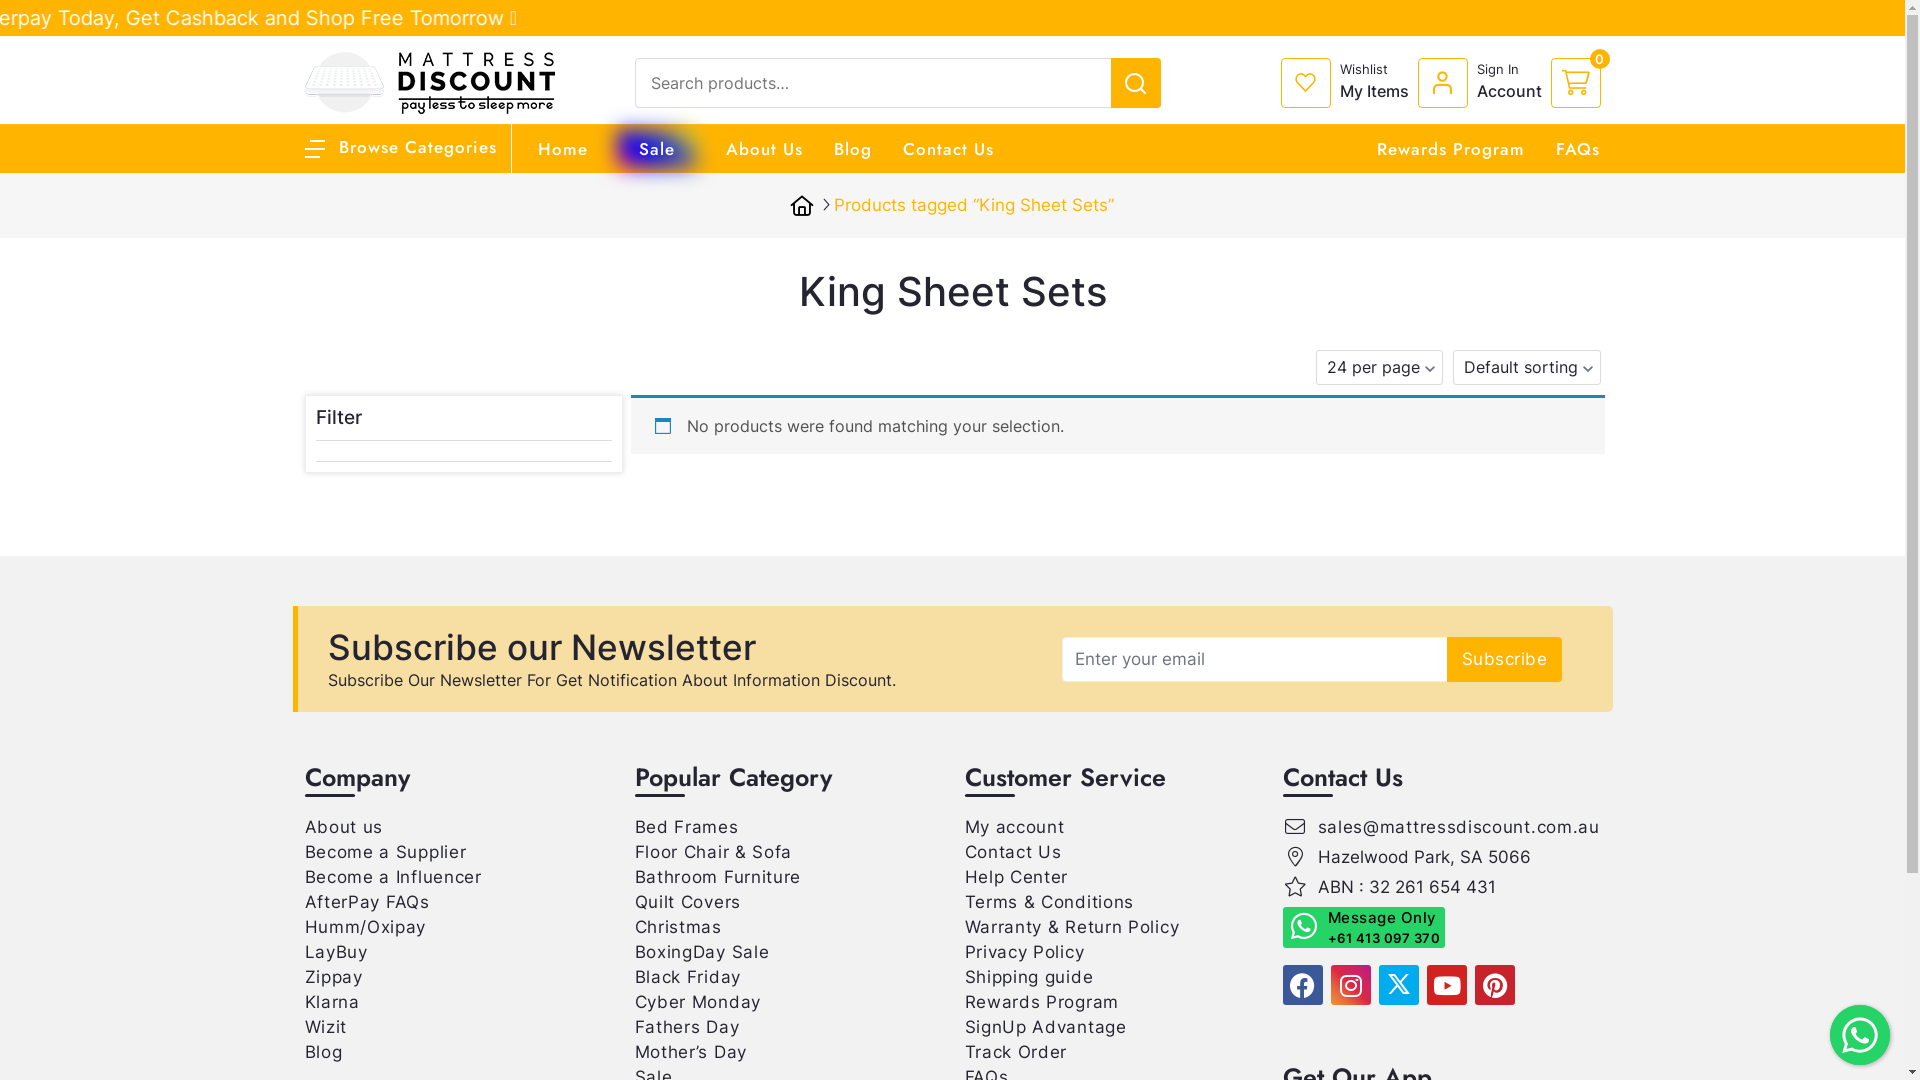  What do you see at coordinates (696, 1002) in the screenshot?
I see `'Cyber Monday'` at bounding box center [696, 1002].